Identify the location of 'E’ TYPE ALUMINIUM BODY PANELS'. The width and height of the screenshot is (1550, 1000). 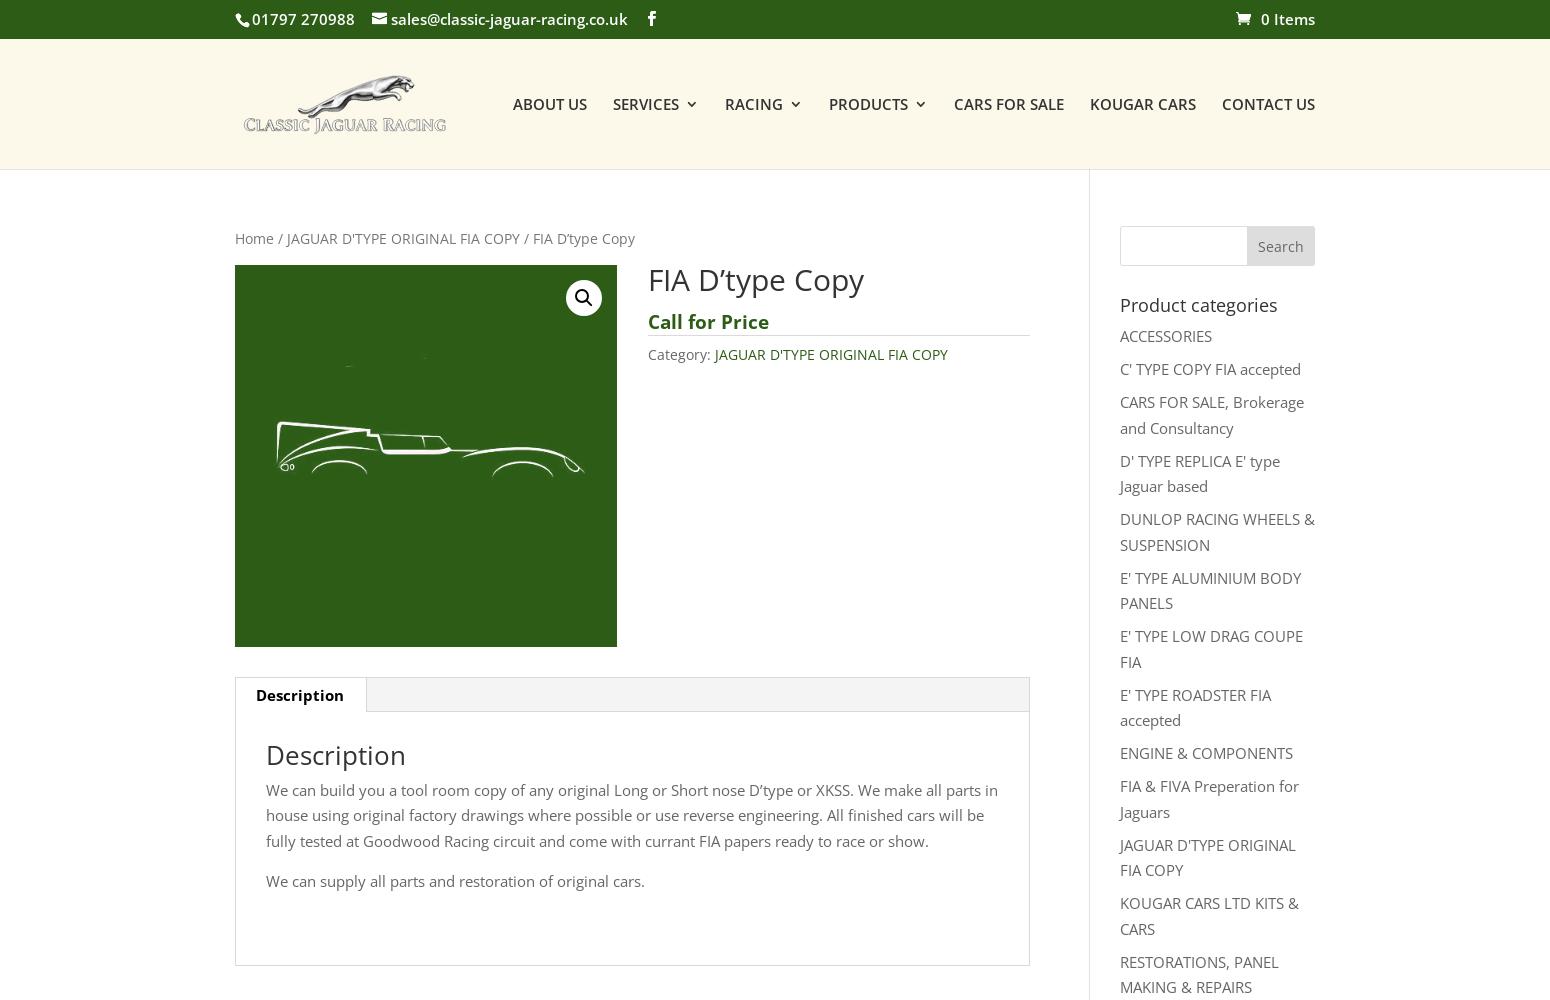
(986, 413).